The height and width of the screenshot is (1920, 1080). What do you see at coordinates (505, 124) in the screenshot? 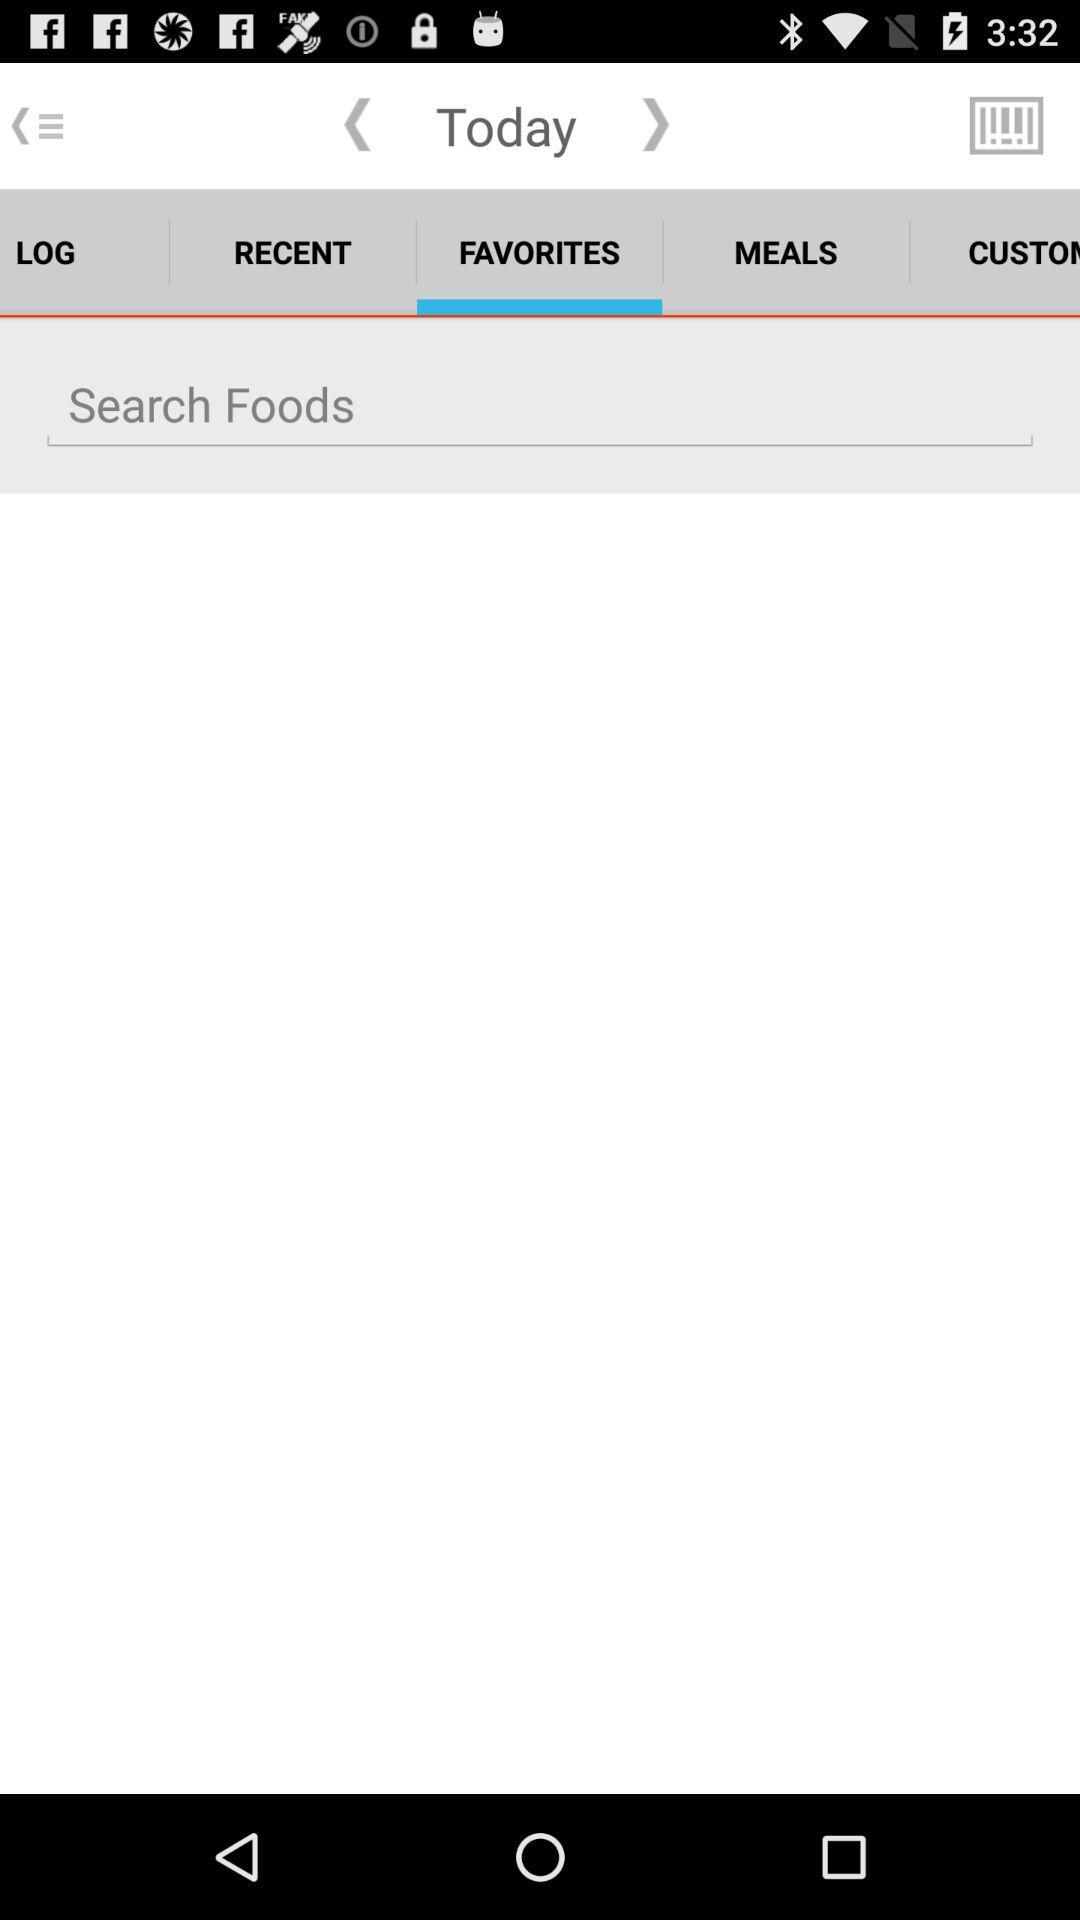
I see `the today app` at bounding box center [505, 124].